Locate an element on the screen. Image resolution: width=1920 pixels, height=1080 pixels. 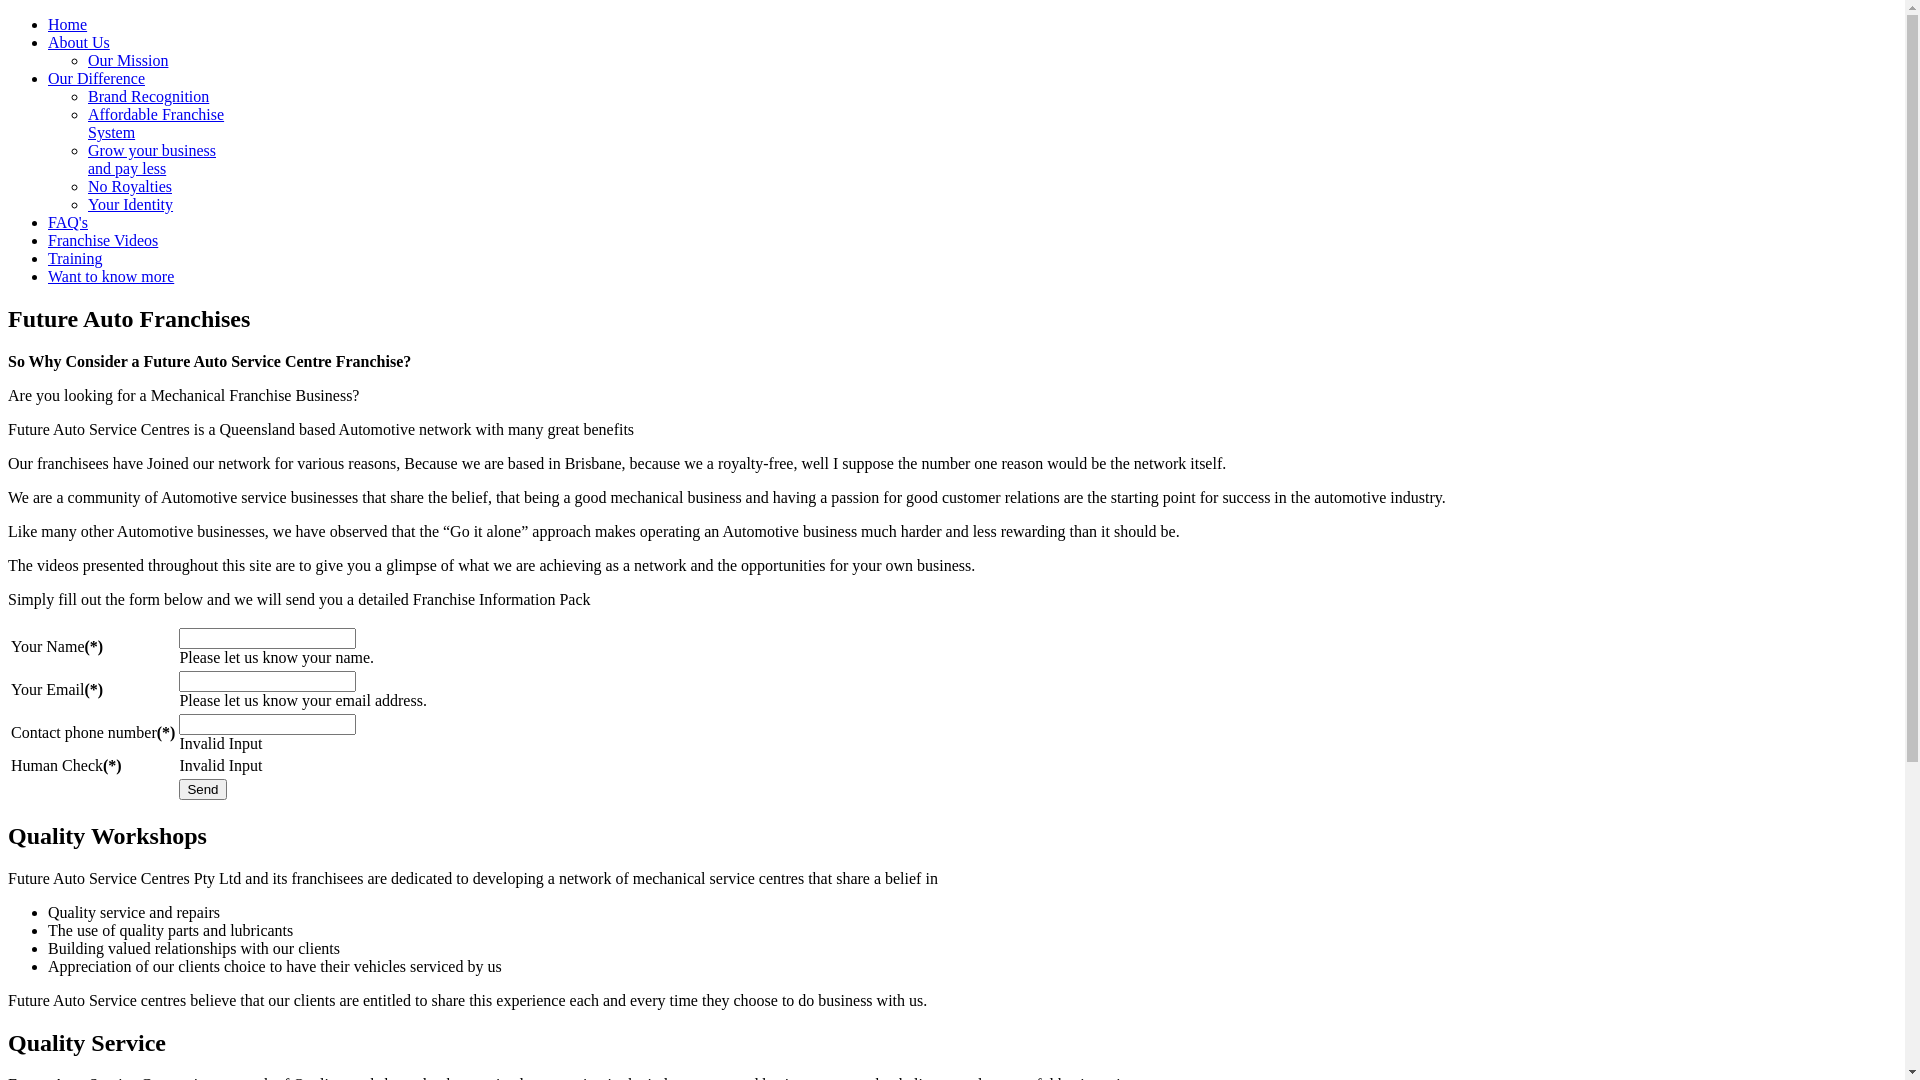
'Want to know more' is located at coordinates (48, 276).